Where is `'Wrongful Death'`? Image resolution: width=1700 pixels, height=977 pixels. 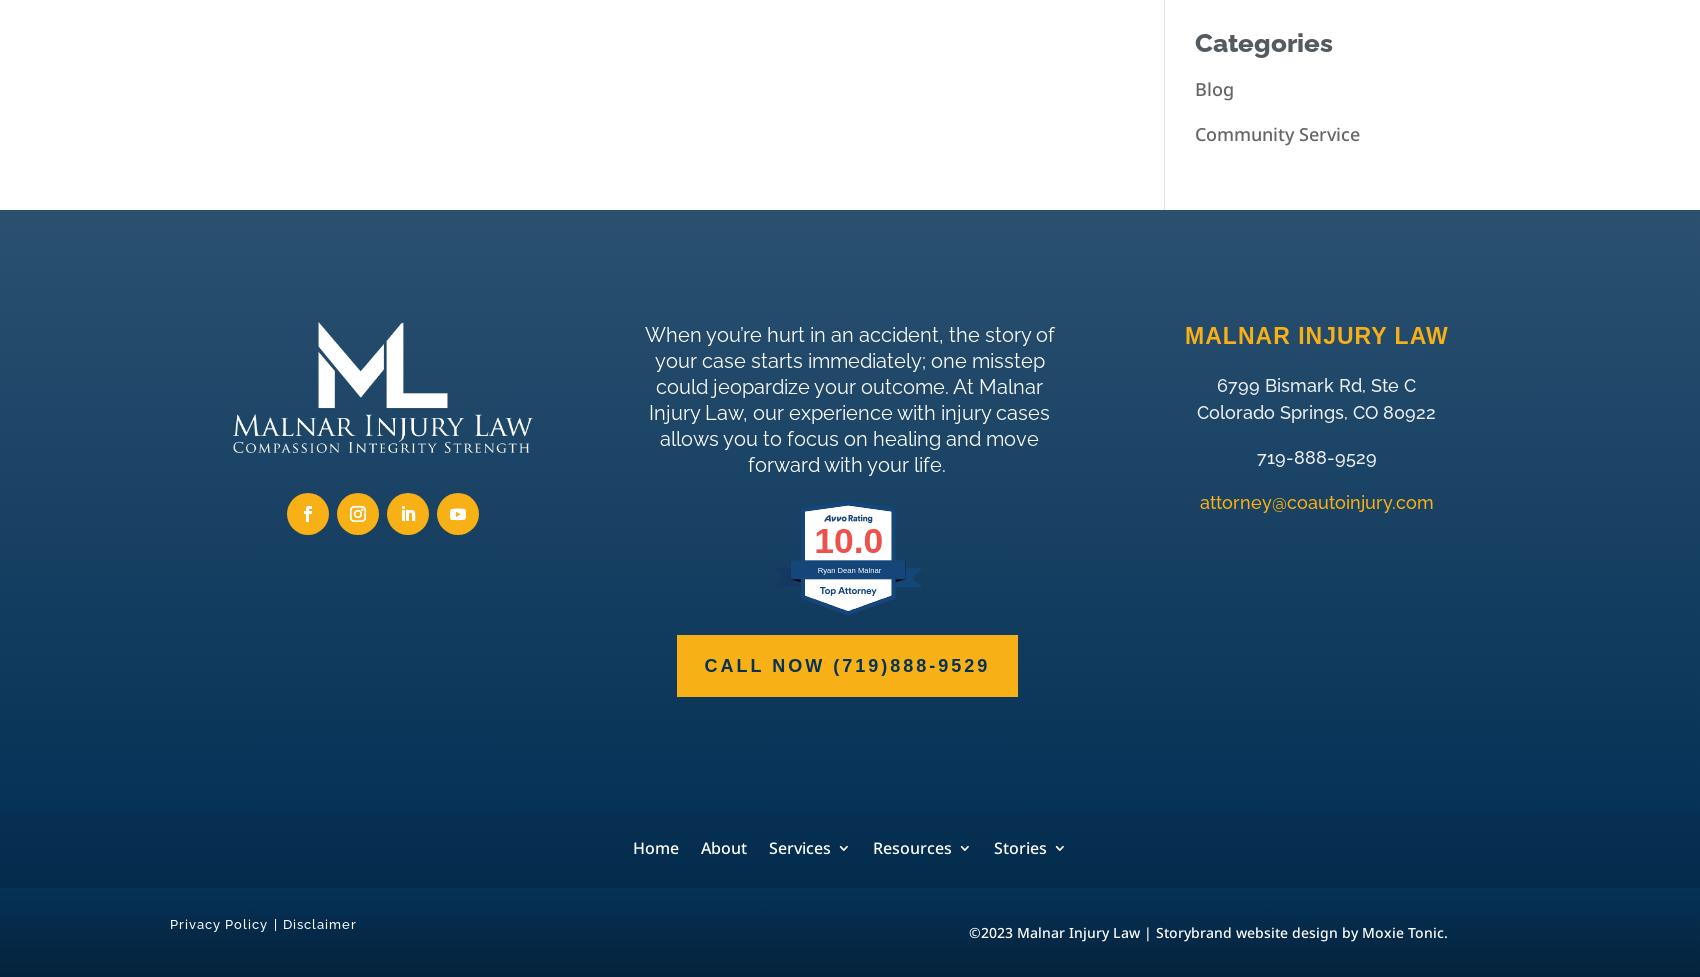
'Wrongful Death' is located at coordinates (859, 472).